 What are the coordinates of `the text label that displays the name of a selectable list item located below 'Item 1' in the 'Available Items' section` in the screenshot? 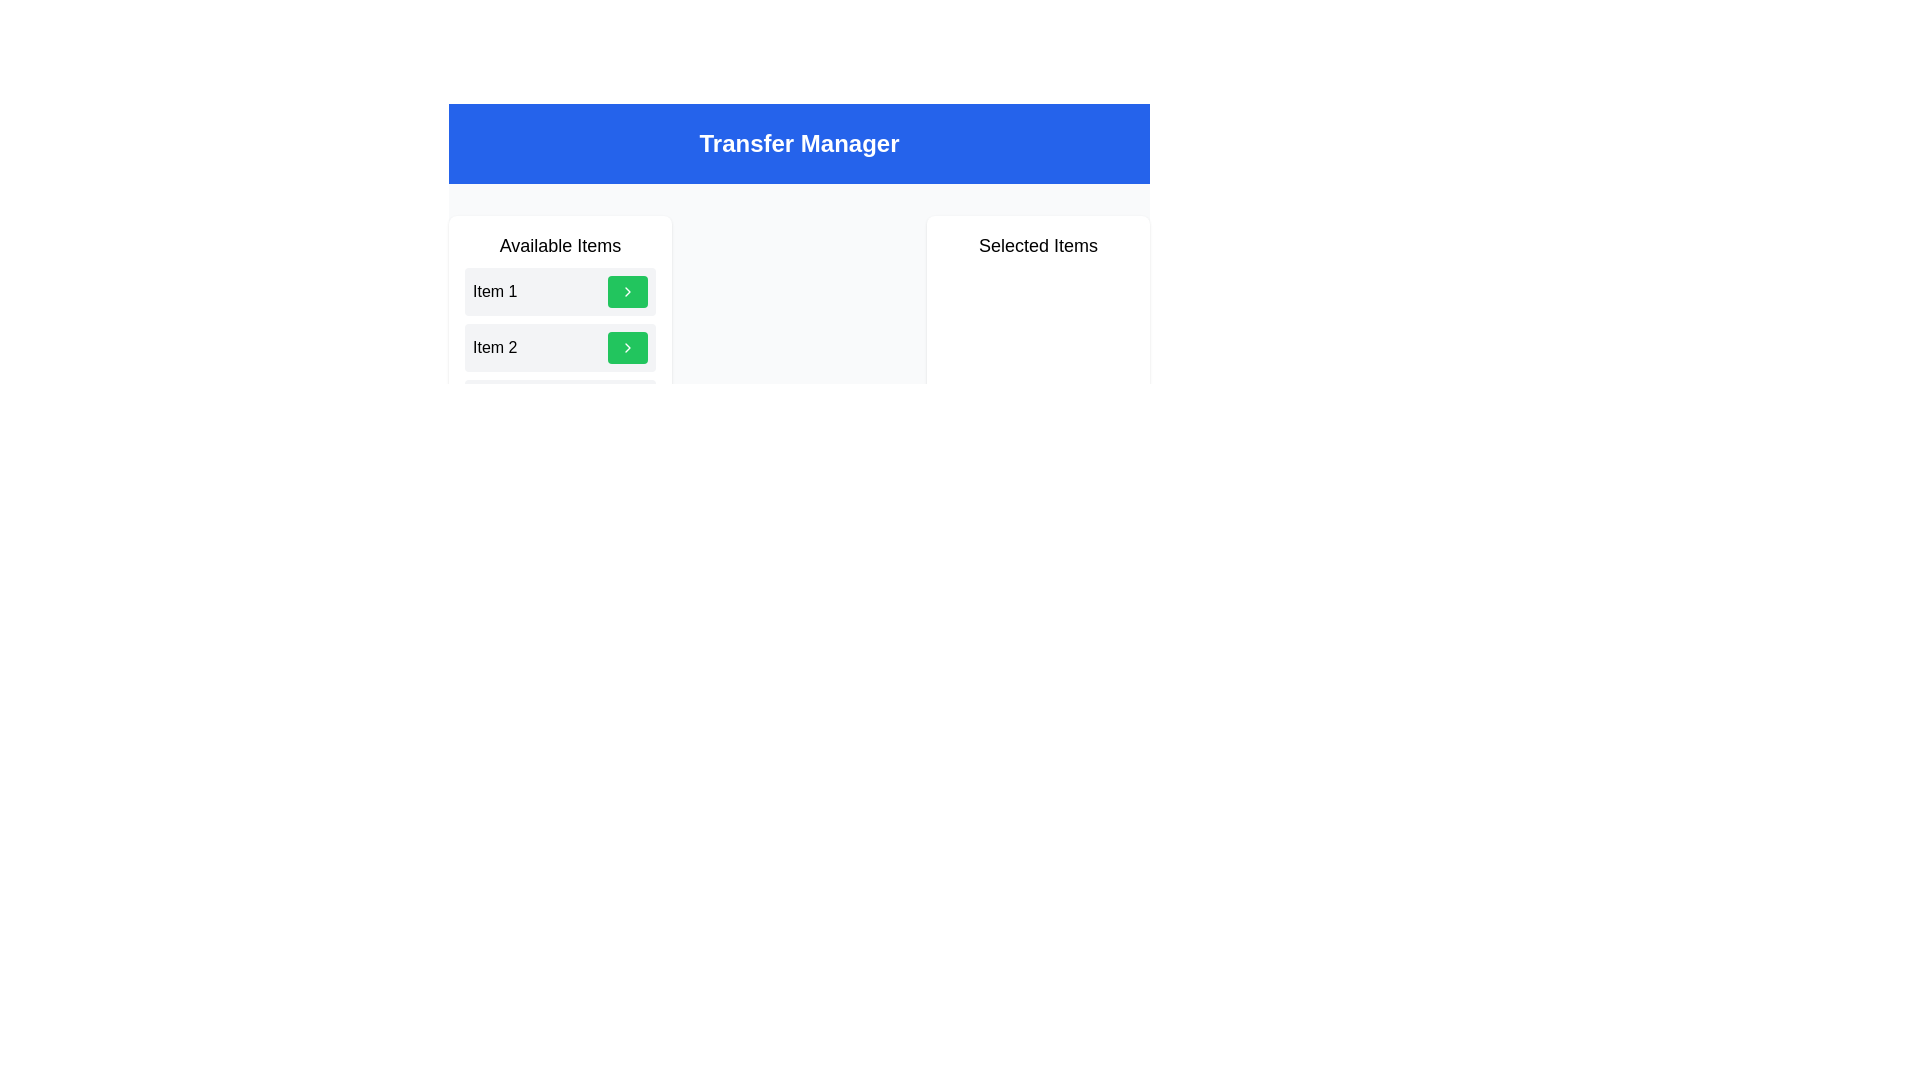 It's located at (495, 346).